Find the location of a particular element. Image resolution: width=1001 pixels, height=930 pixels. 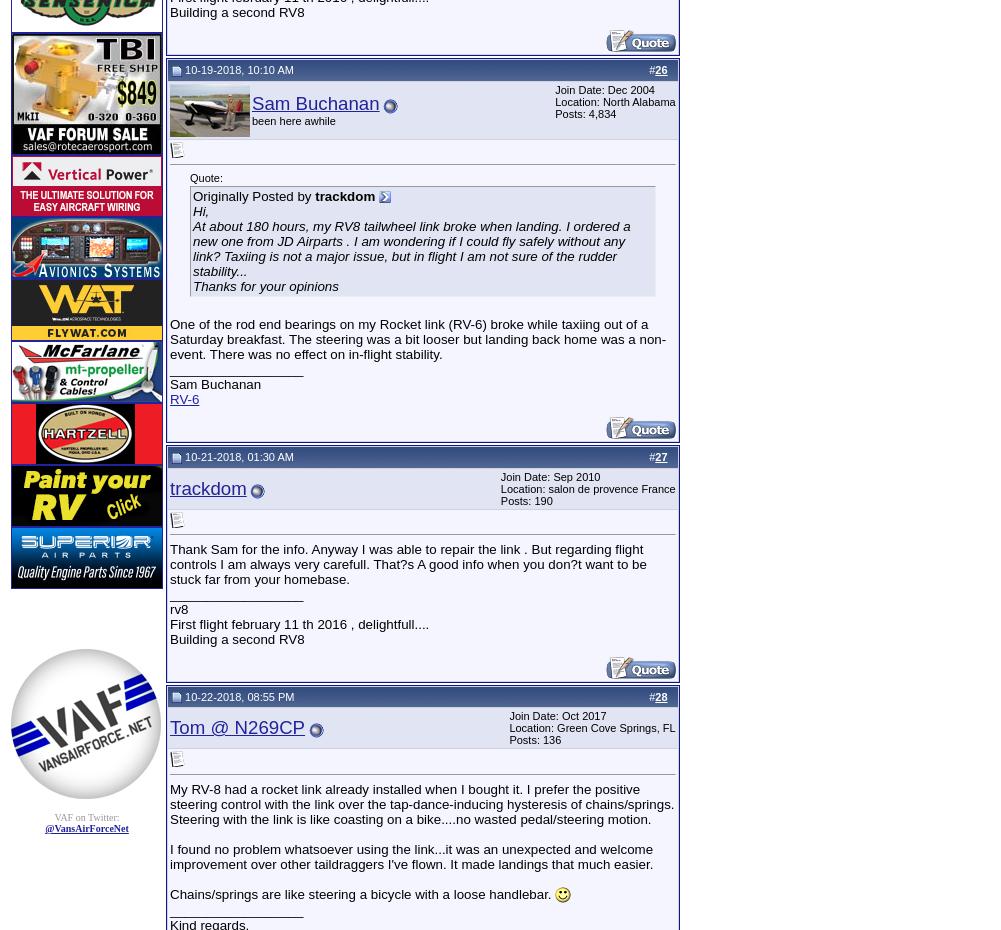

'VAF on Twitter:' is located at coordinates (85, 816).